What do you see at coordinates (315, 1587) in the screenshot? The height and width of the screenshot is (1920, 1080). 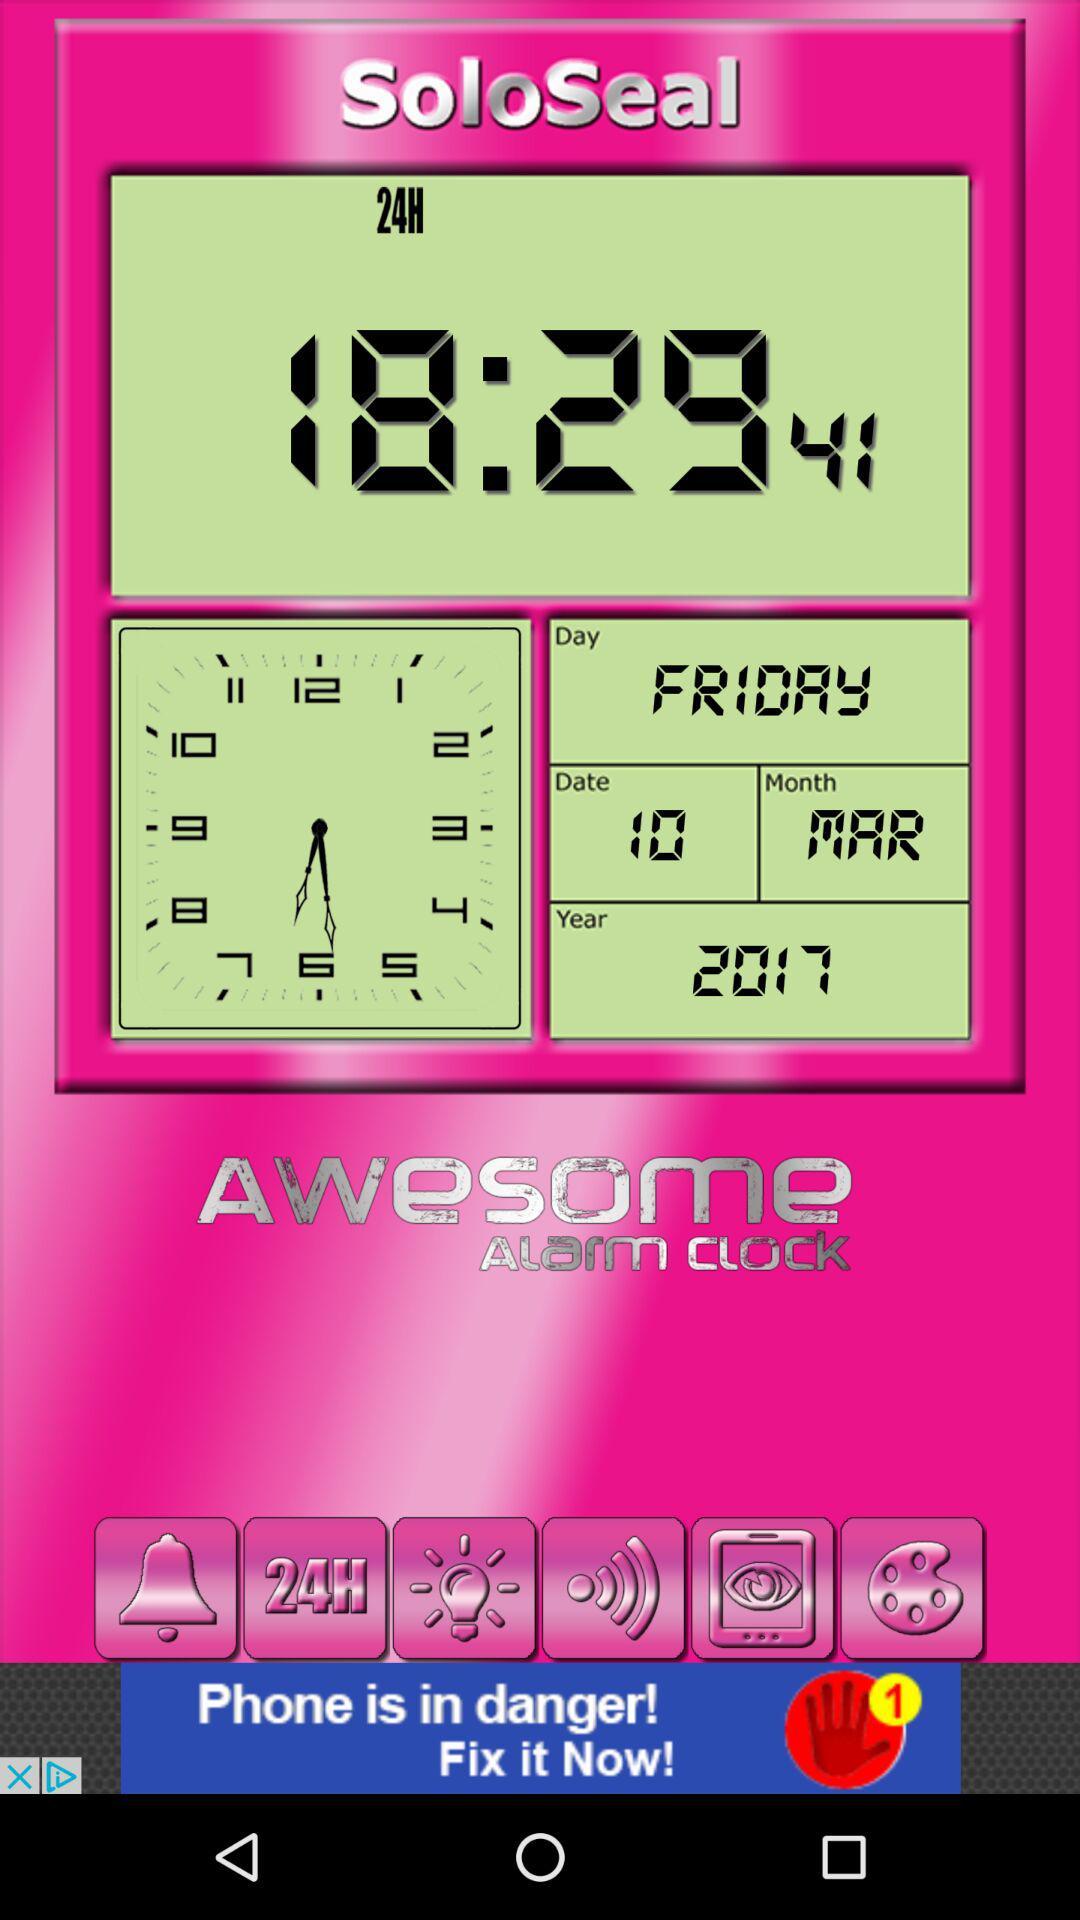 I see `time format` at bounding box center [315, 1587].